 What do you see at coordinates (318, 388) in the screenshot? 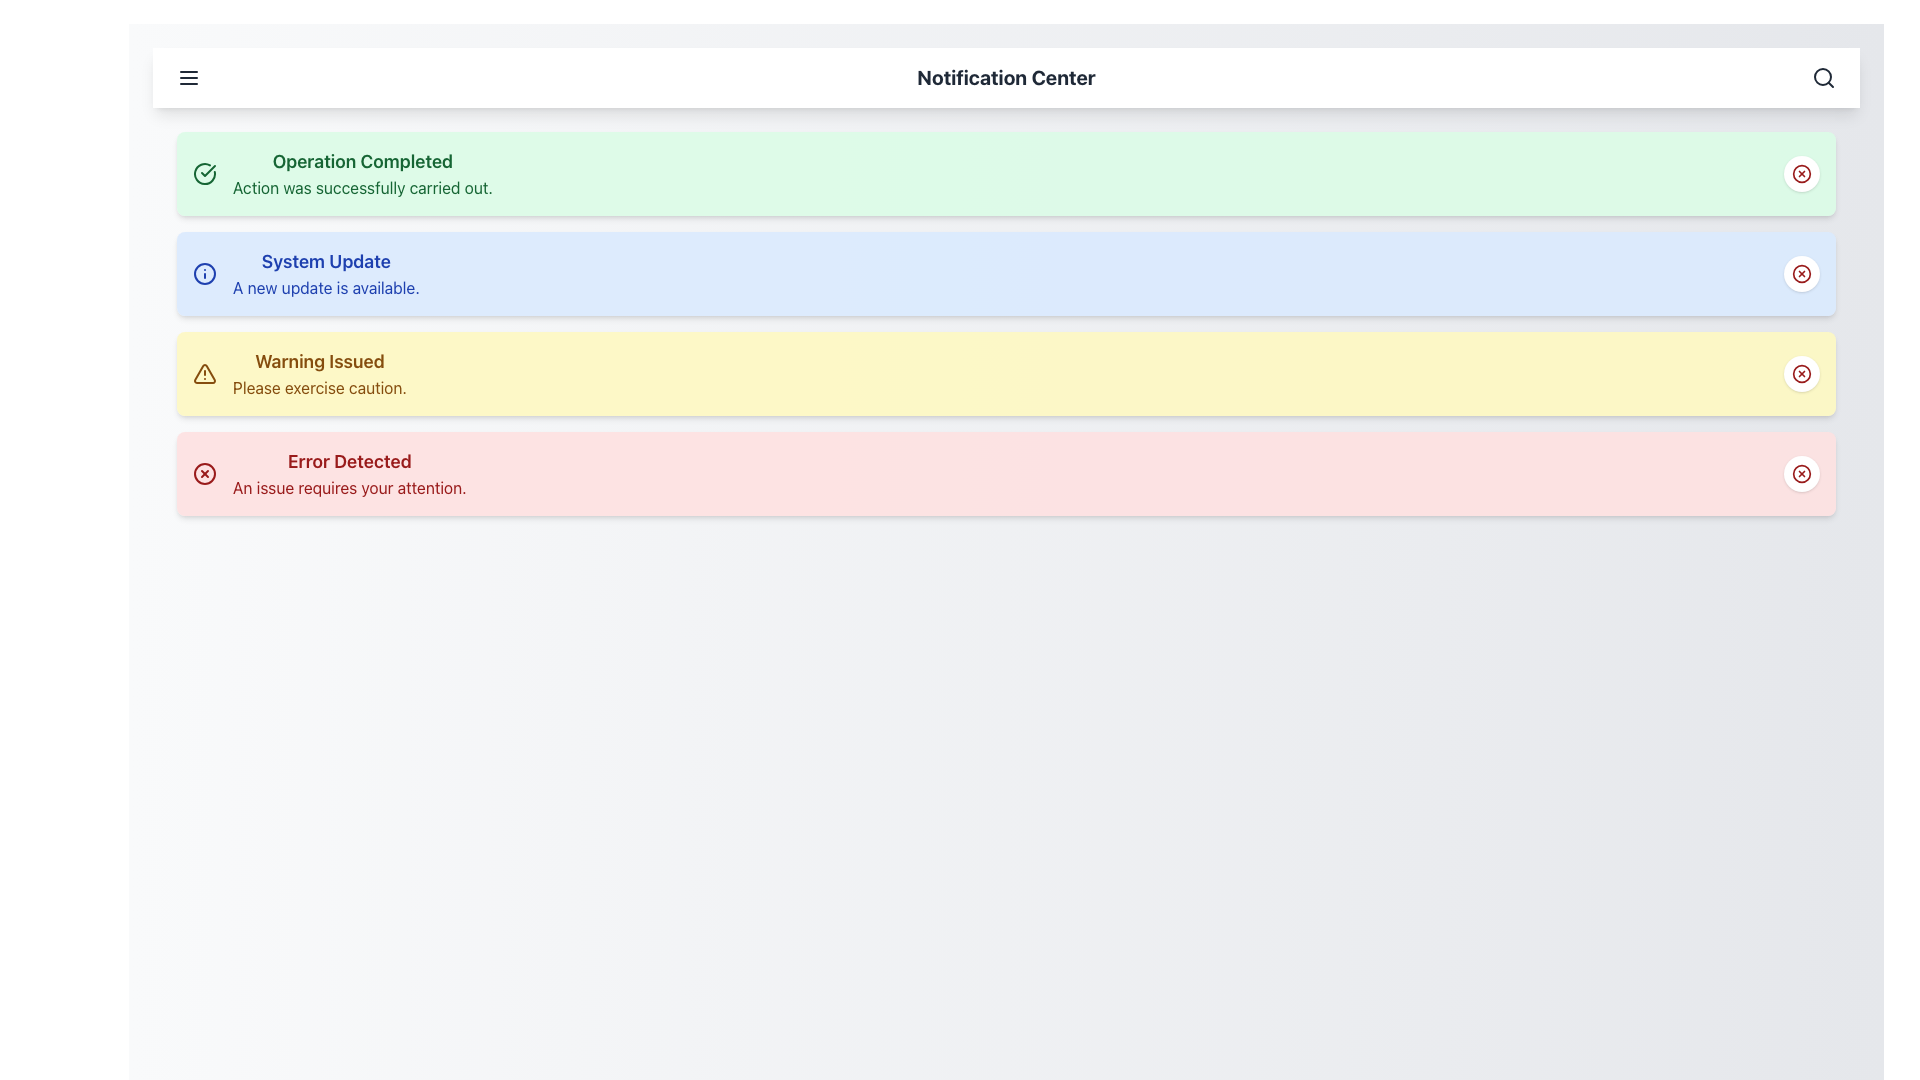
I see `auxiliary description text located directly under the 'Warning Issued' heading in the third notification box, which is highlighted in yellow` at bounding box center [318, 388].